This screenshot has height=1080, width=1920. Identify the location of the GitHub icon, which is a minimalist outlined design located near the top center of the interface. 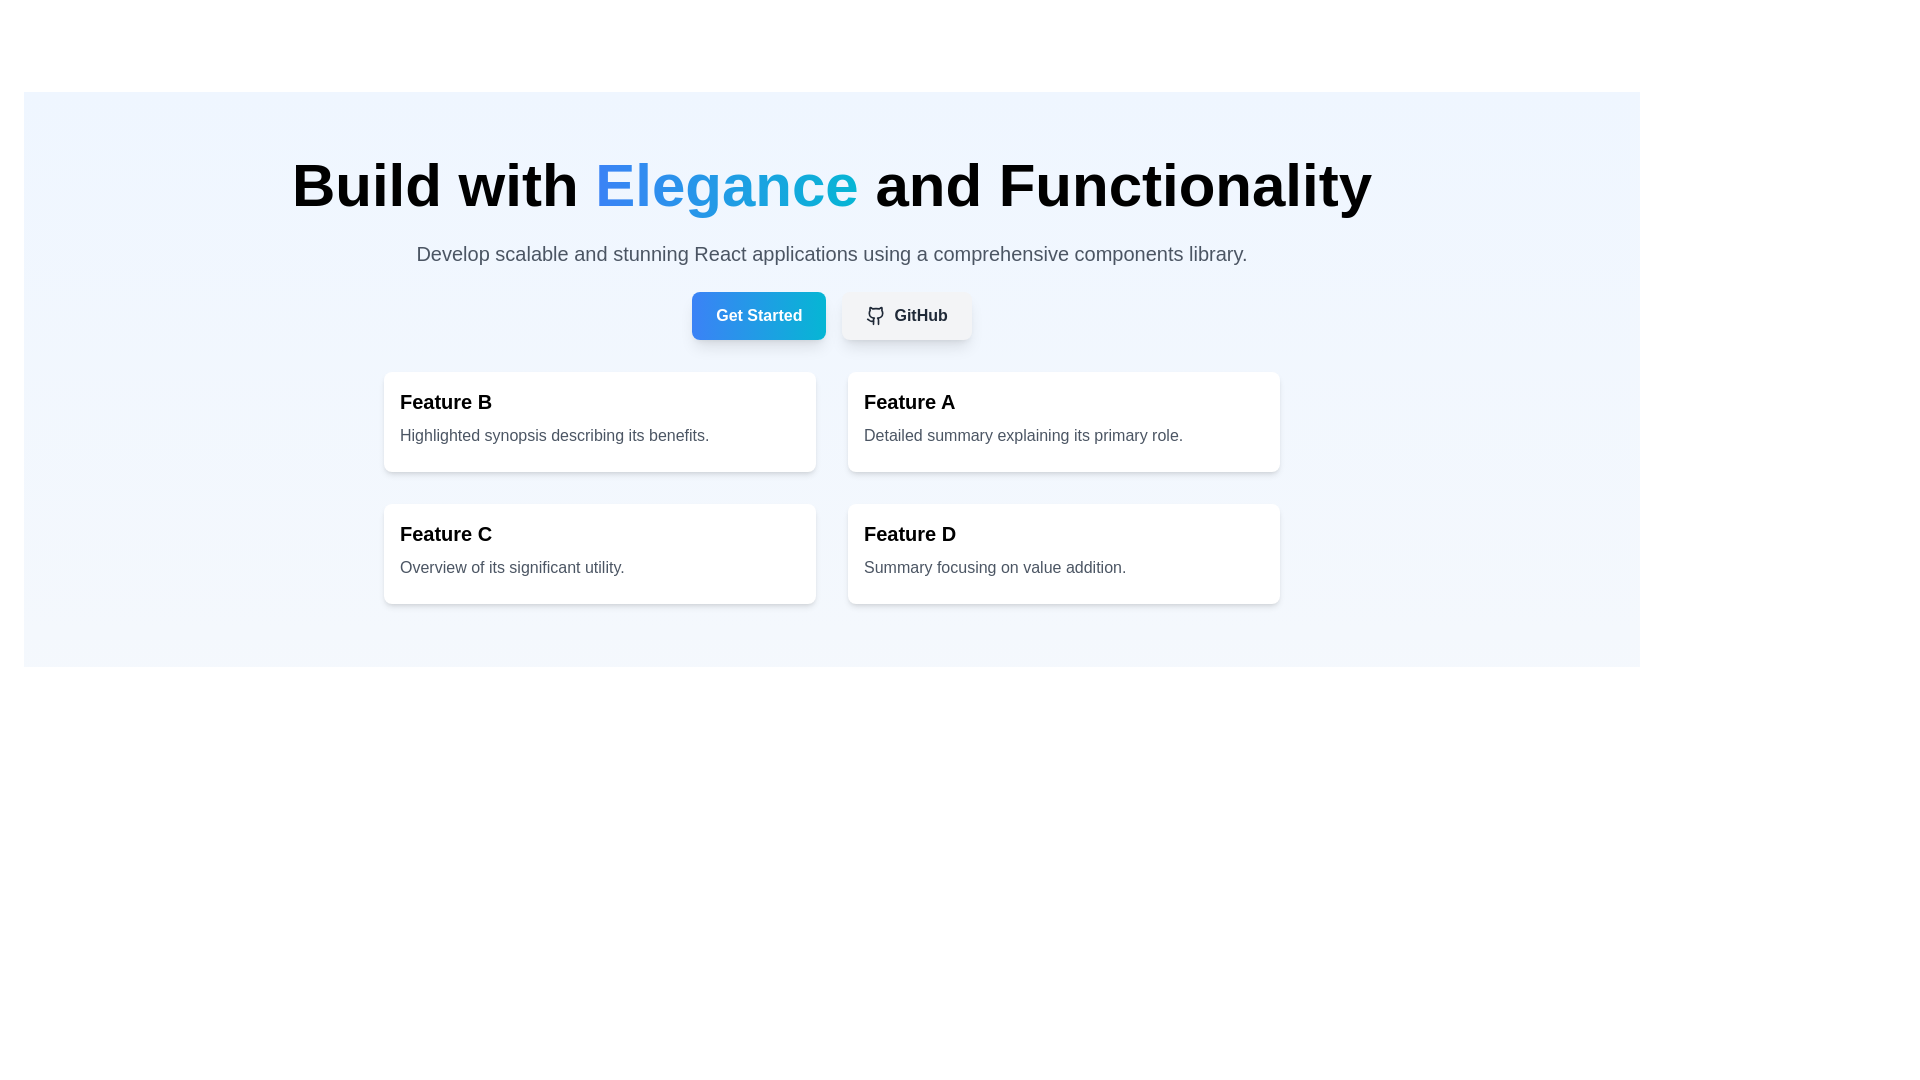
(876, 315).